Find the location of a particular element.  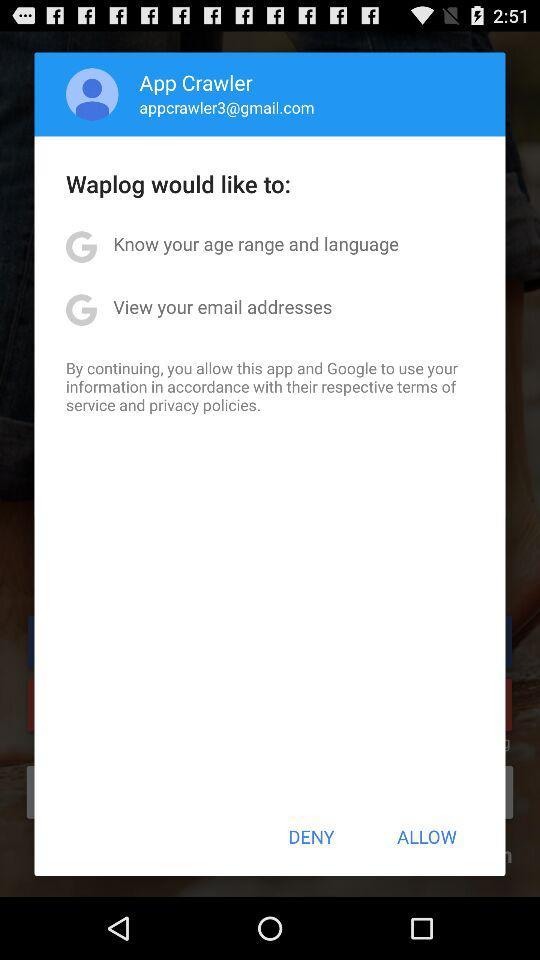

the app below the waplog would like app is located at coordinates (256, 242).